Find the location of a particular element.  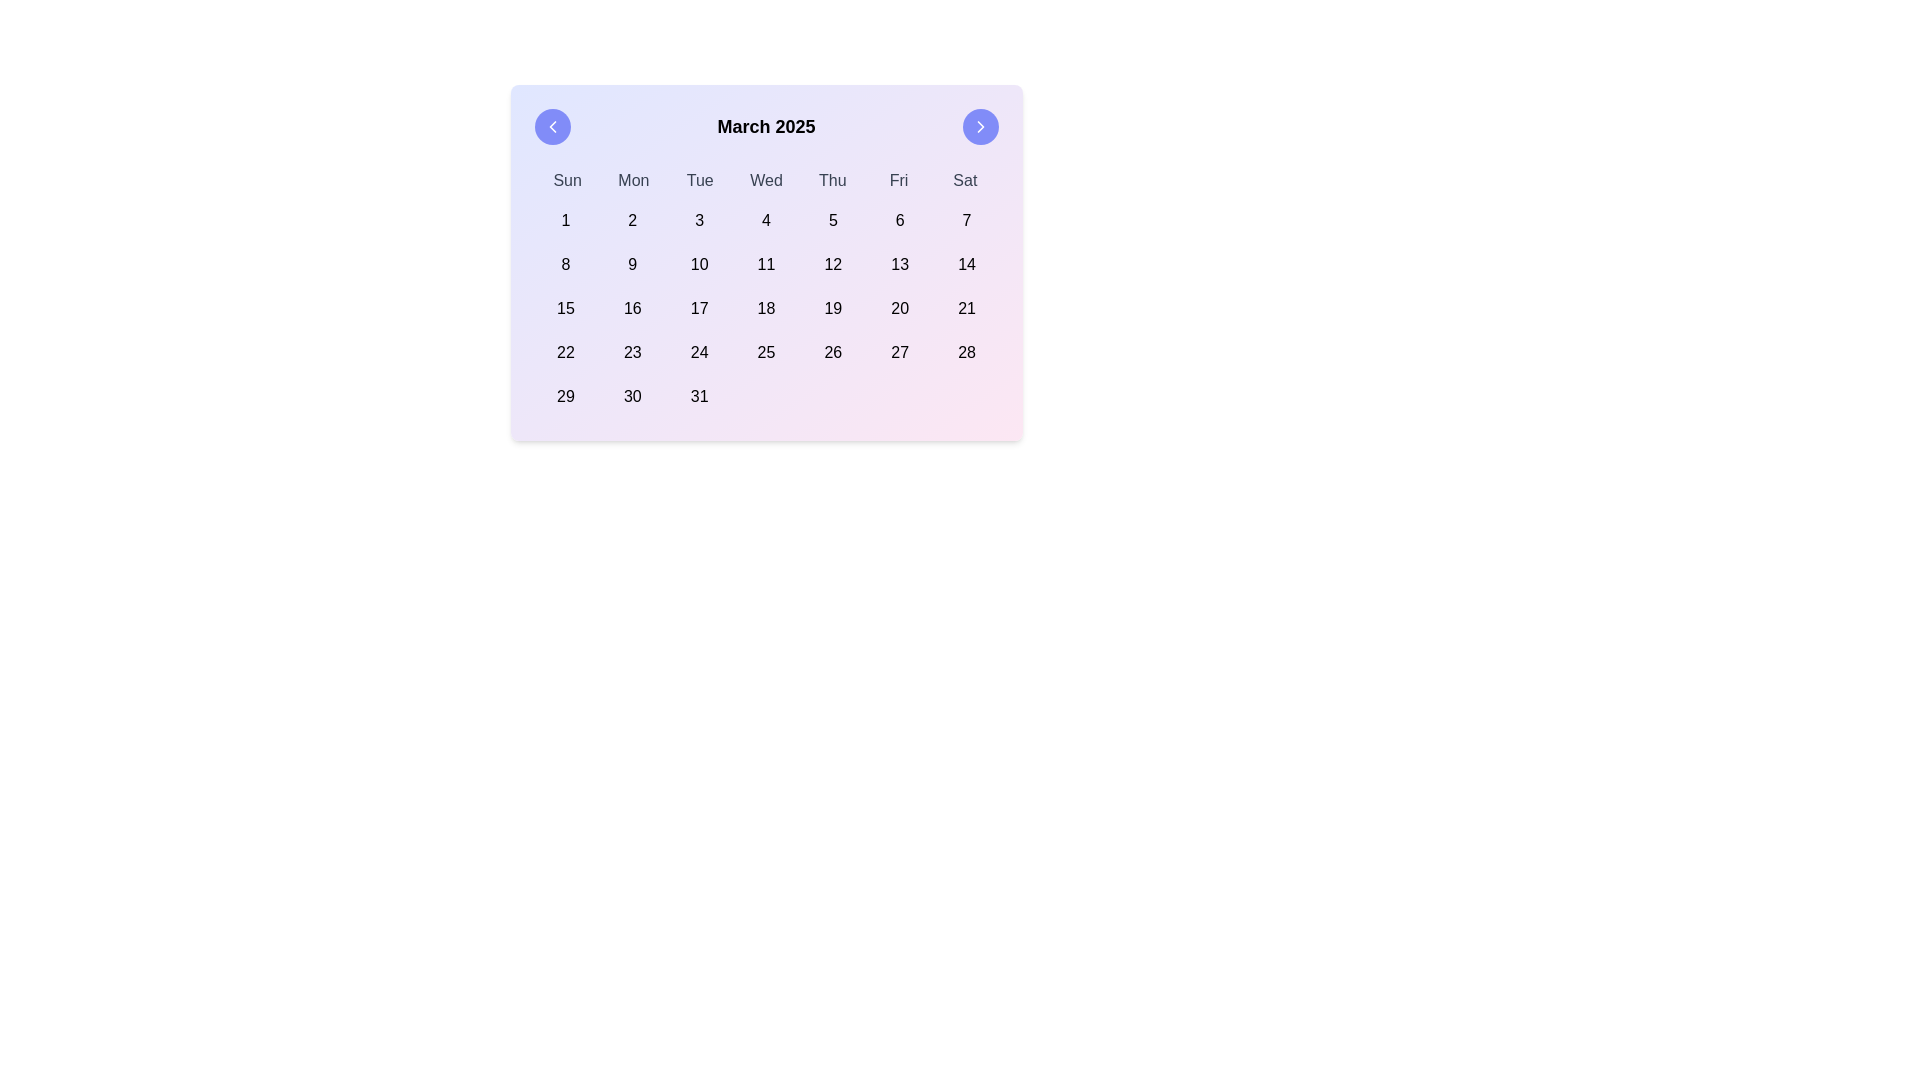

the square-shaped button displaying the text '26' is located at coordinates (833, 352).